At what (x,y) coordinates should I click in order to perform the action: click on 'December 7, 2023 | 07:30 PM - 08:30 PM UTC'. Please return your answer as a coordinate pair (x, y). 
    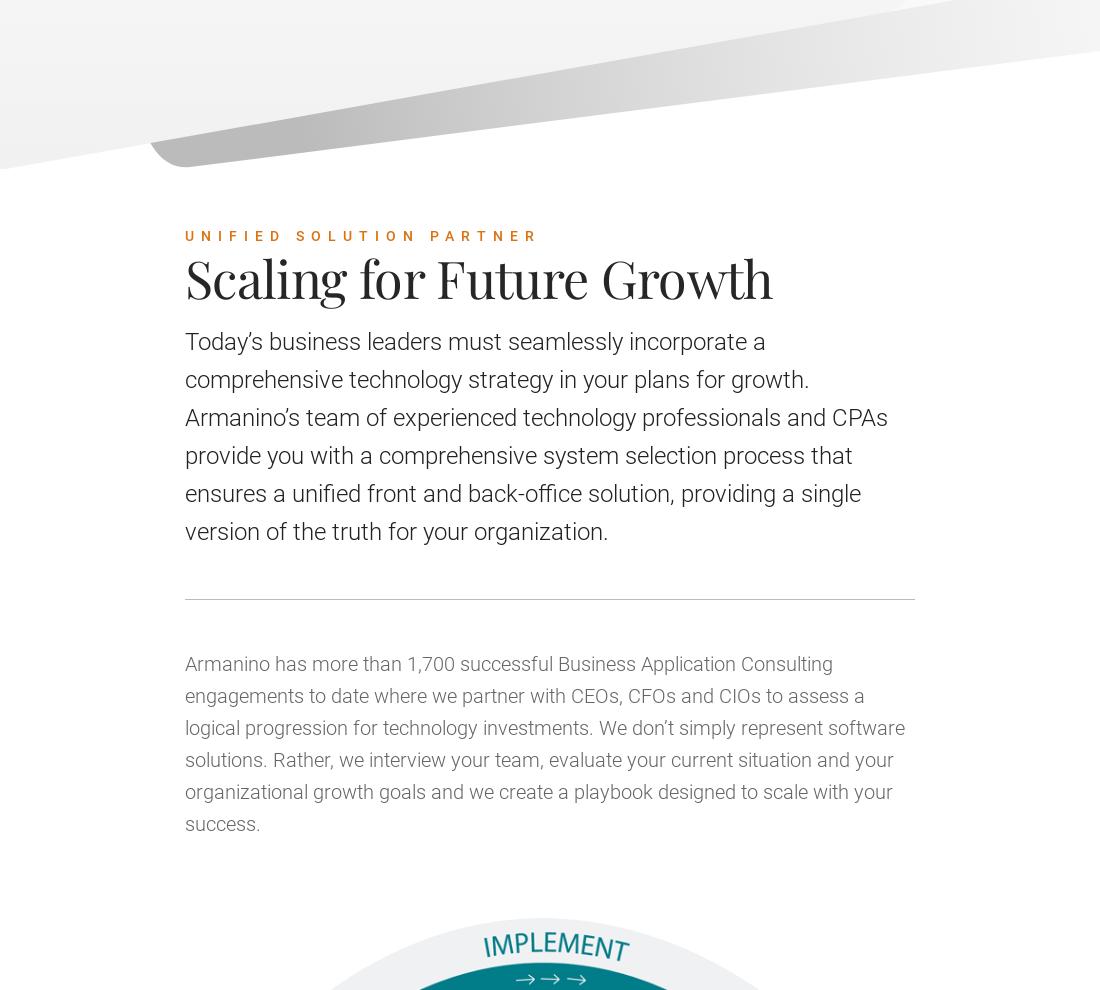
    Looking at the image, I should click on (238, 414).